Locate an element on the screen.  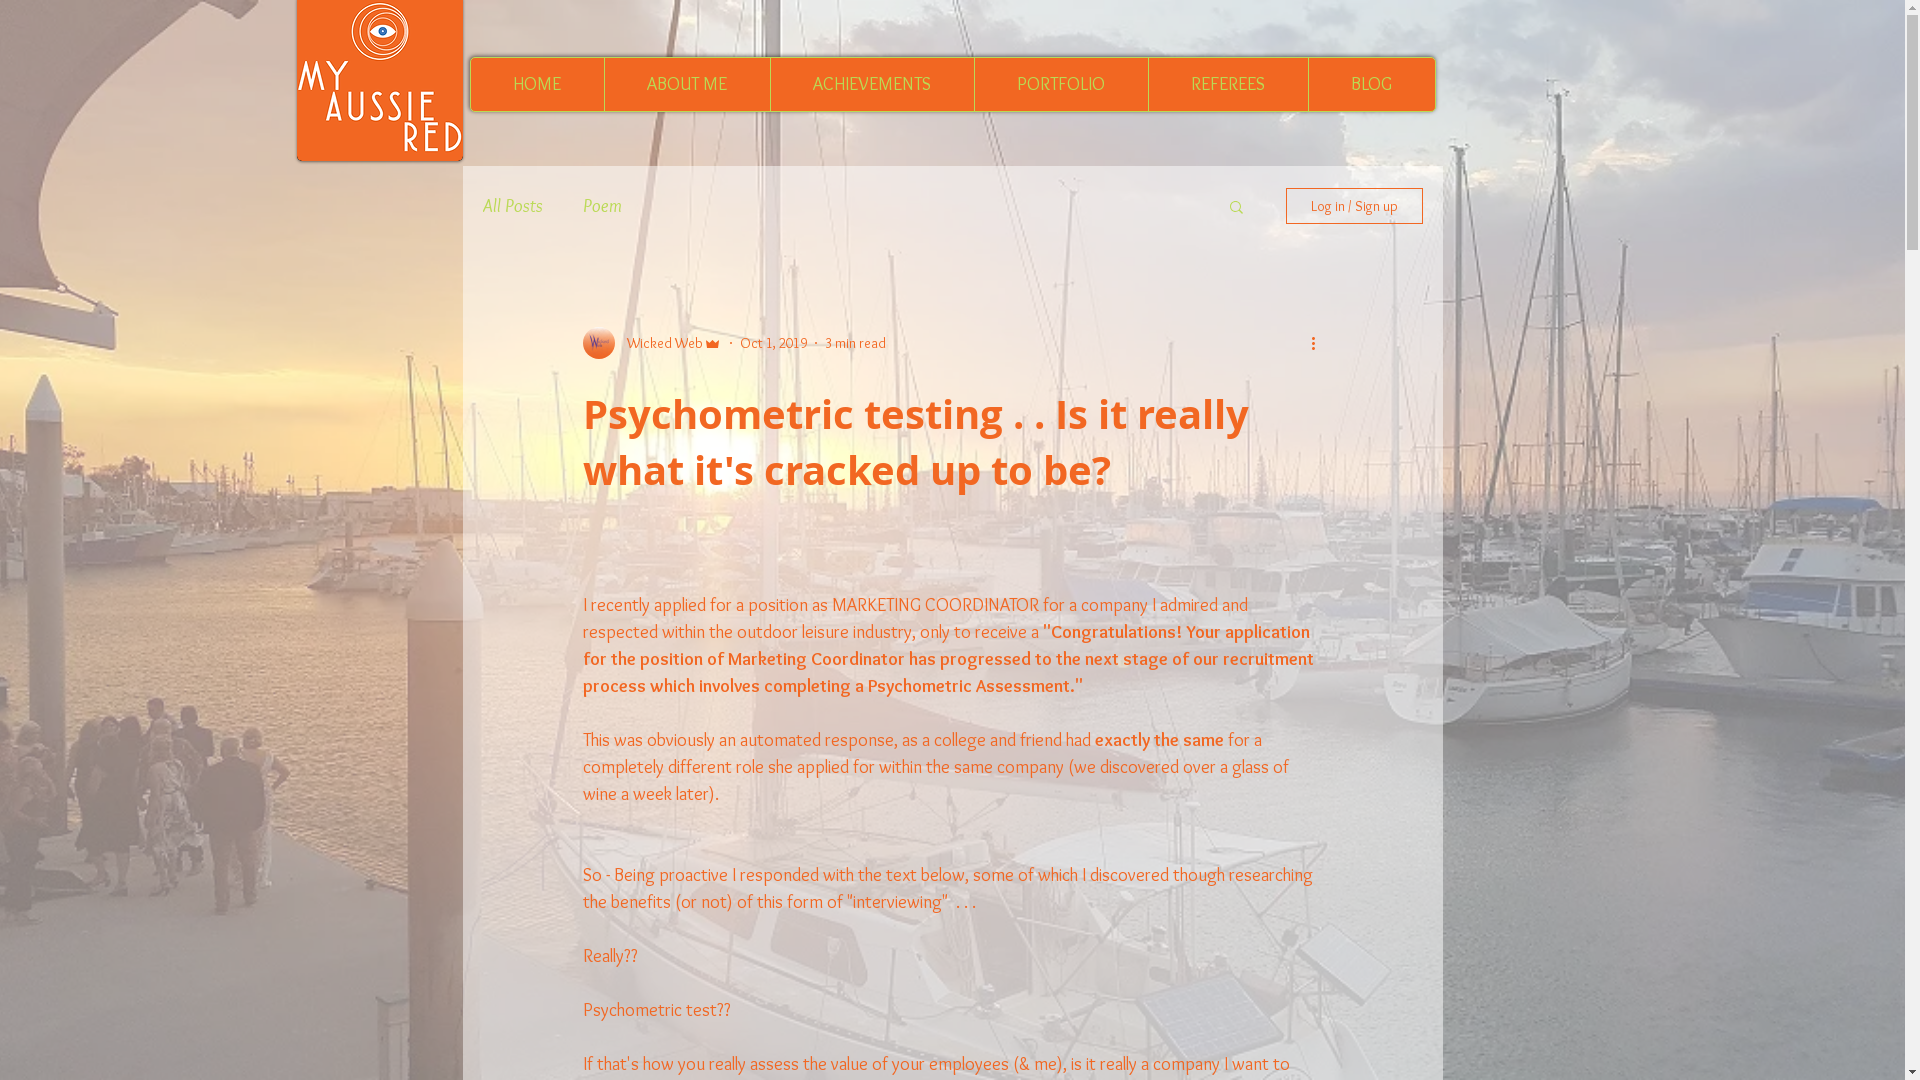
'ACHIEVEMENTS' is located at coordinates (872, 83).